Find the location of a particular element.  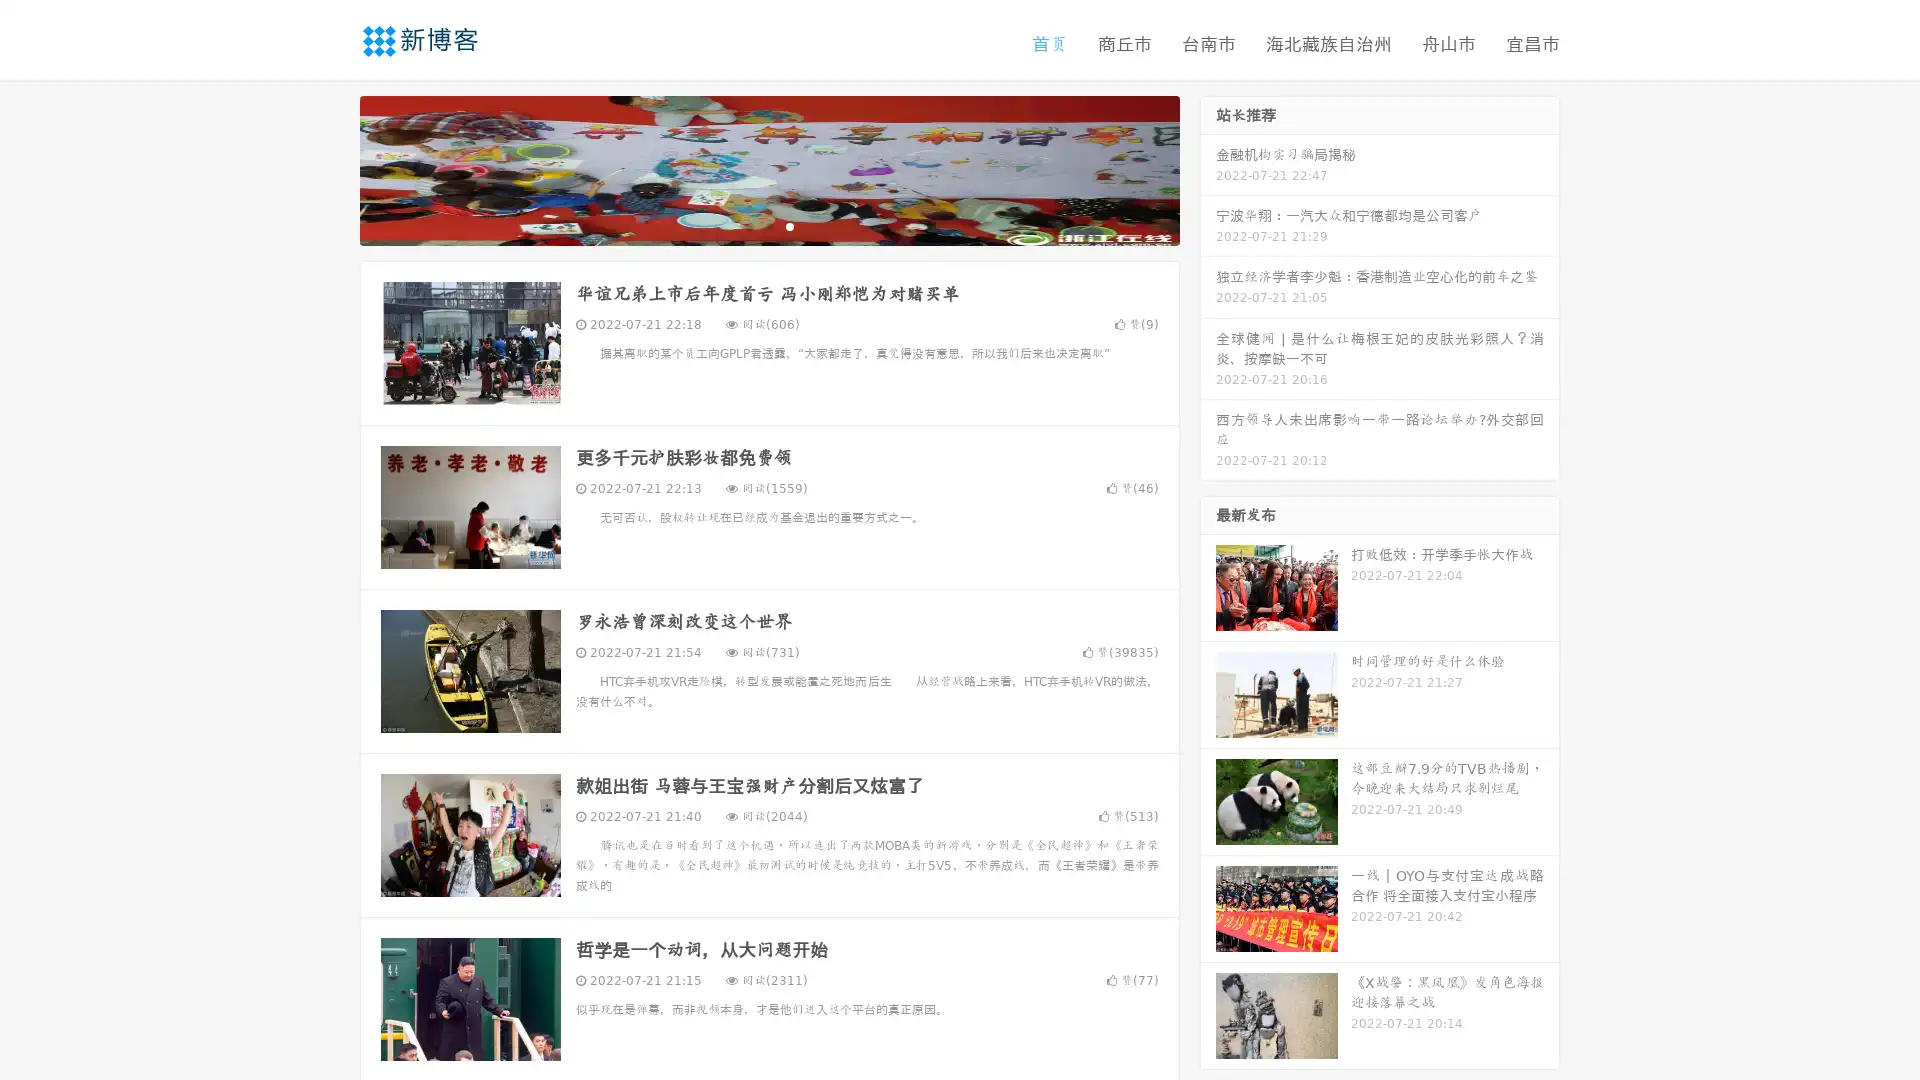

Go to slide 2 is located at coordinates (768, 225).